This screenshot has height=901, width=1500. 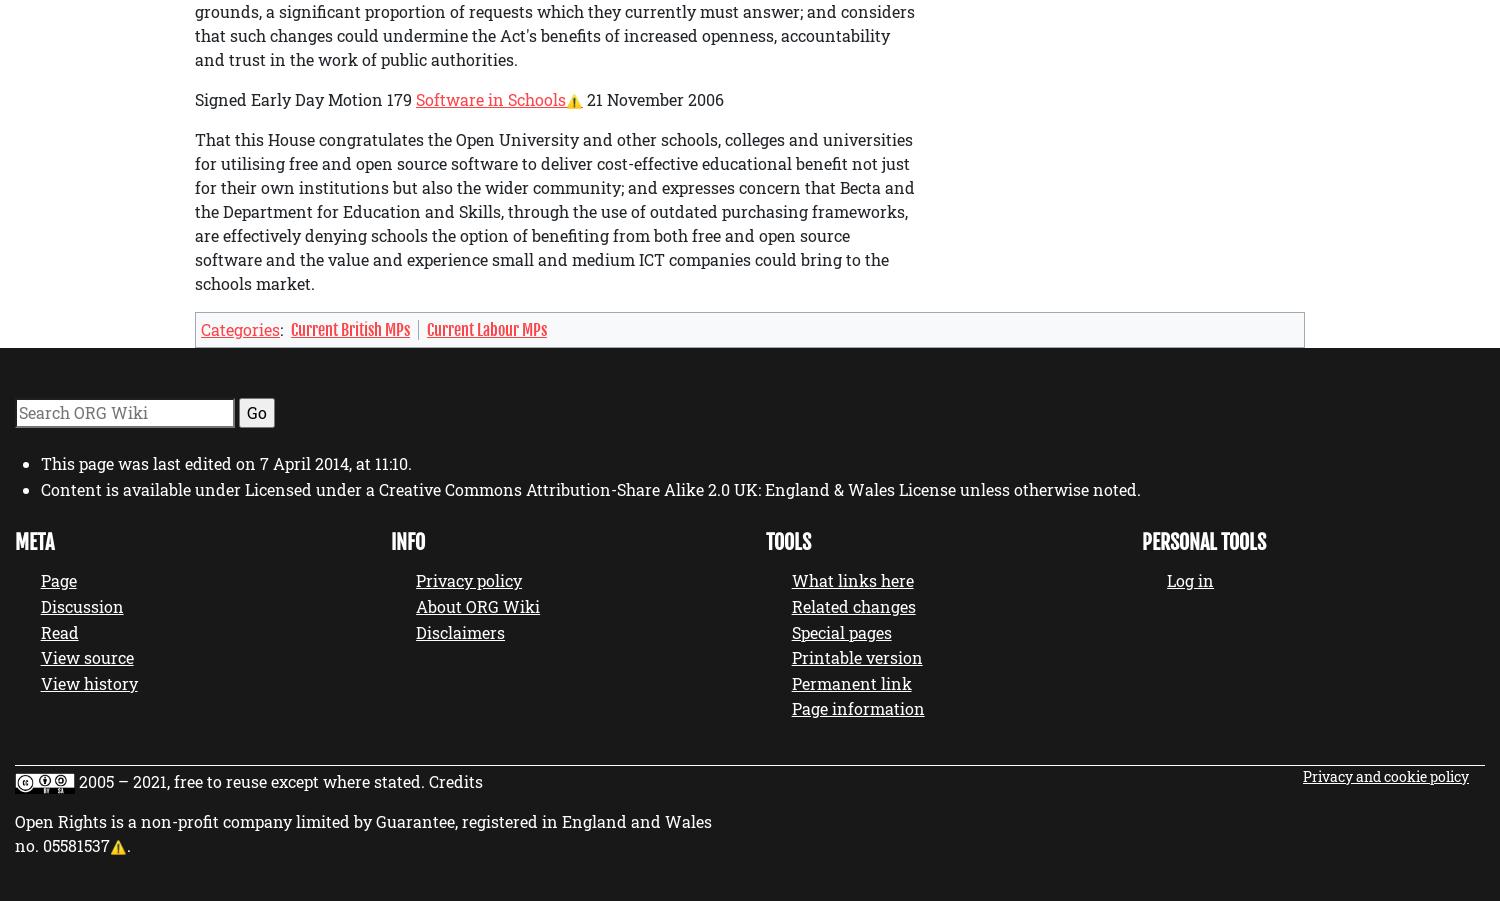 I want to click on 'Special pages', so click(x=790, y=630).